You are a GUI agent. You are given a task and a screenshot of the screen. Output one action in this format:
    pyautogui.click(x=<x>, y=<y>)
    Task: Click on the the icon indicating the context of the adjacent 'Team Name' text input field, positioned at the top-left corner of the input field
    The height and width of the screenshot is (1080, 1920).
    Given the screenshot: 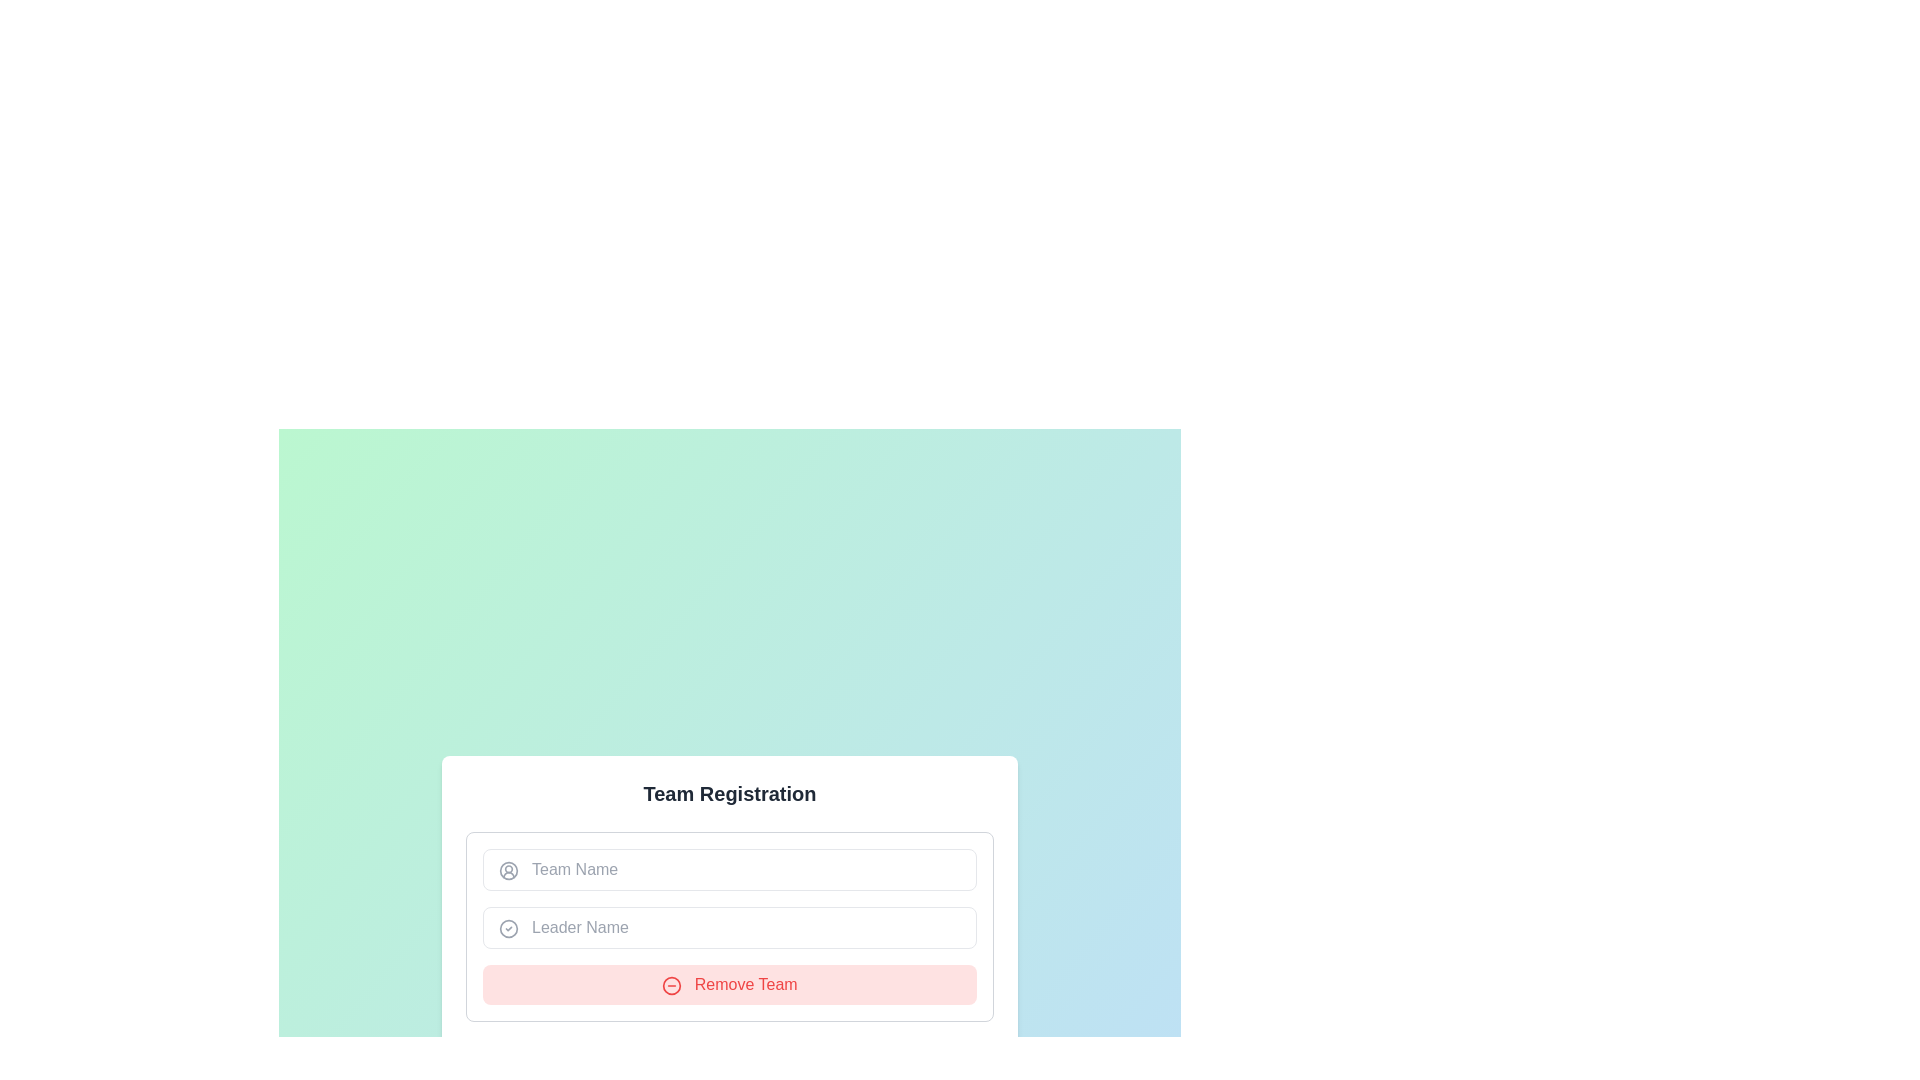 What is the action you would take?
    pyautogui.click(x=508, y=870)
    